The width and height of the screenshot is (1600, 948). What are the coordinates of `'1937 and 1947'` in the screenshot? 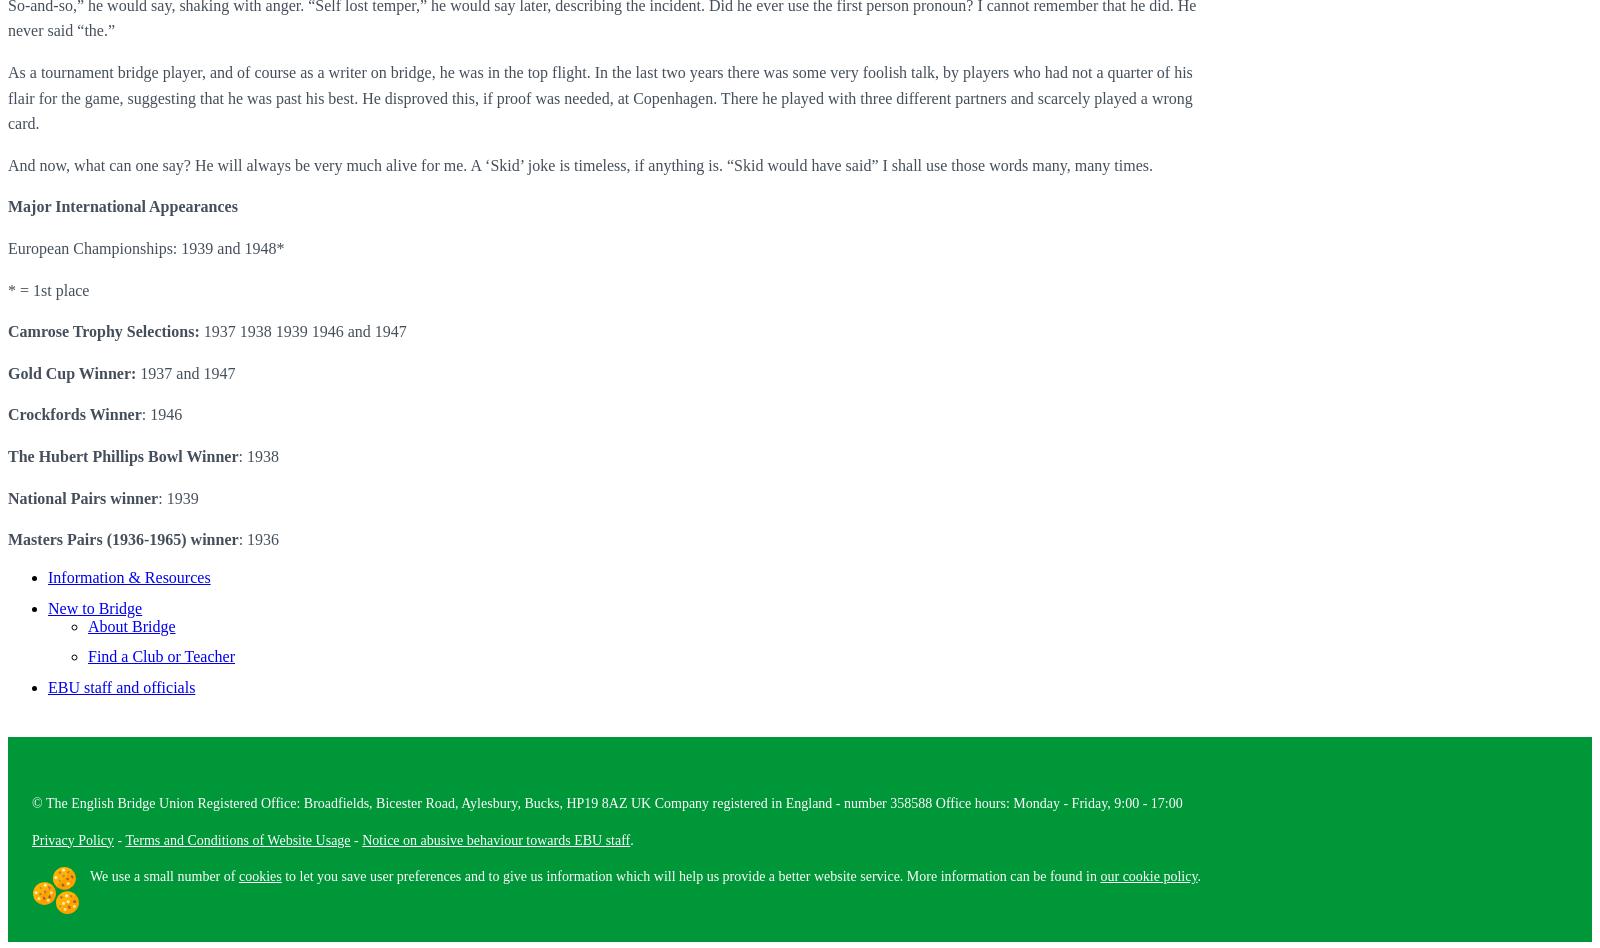 It's located at (184, 371).